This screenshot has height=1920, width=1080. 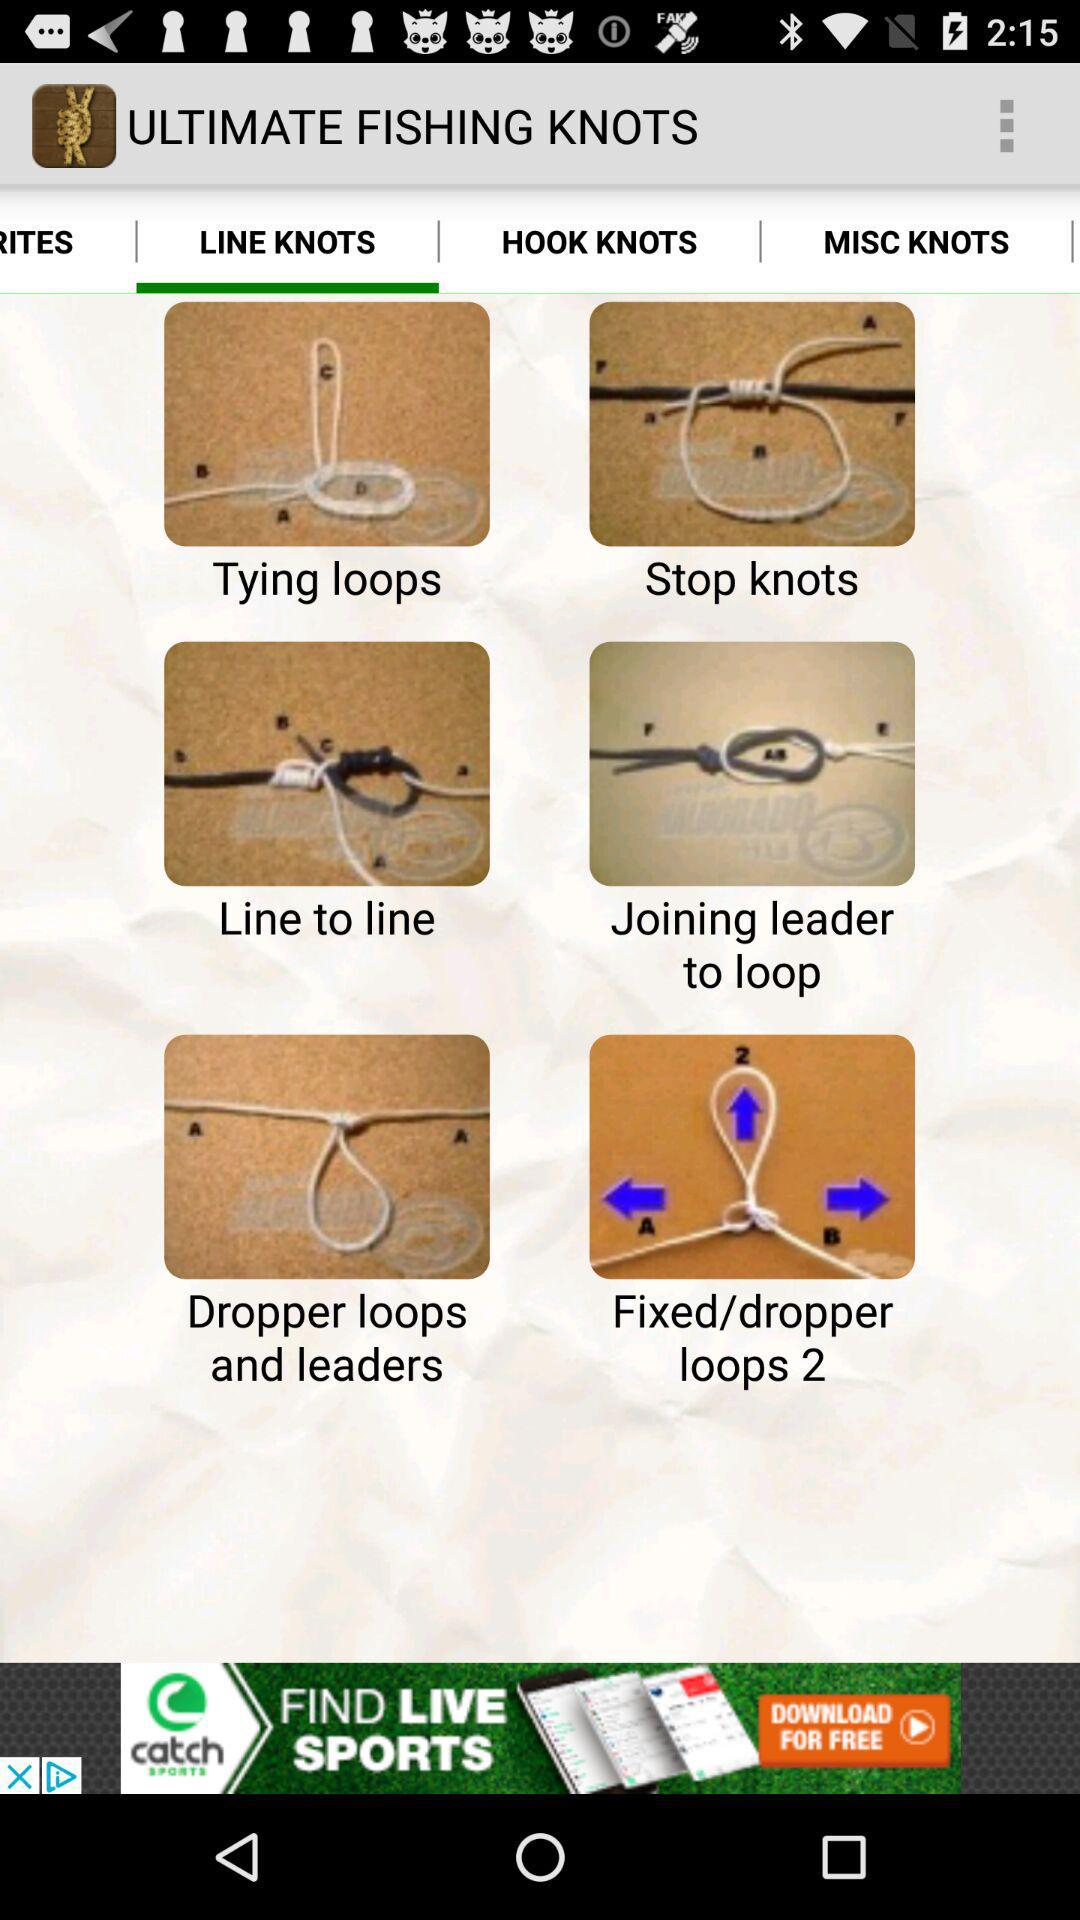 What do you see at coordinates (752, 762) in the screenshot?
I see `knot` at bounding box center [752, 762].